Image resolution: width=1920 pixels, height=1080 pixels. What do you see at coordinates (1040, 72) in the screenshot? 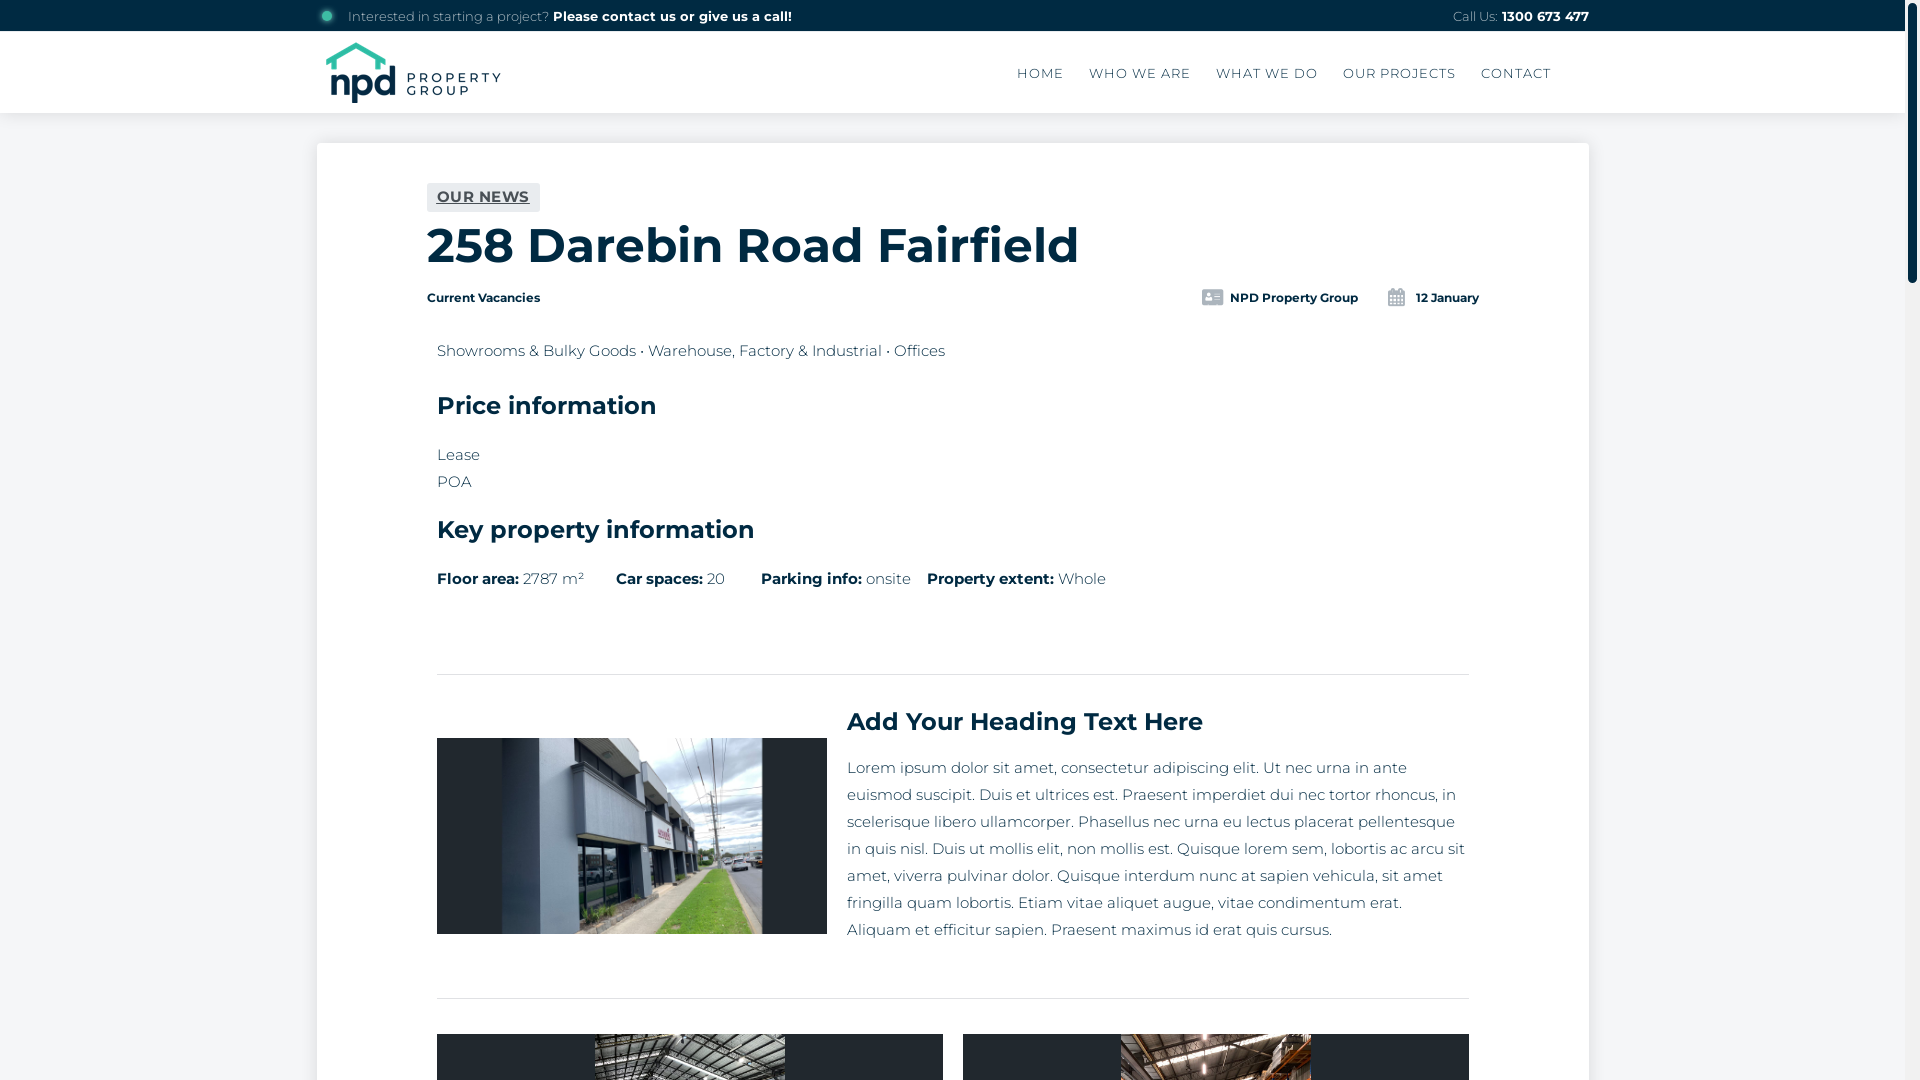
I see `'HOME'` at bounding box center [1040, 72].